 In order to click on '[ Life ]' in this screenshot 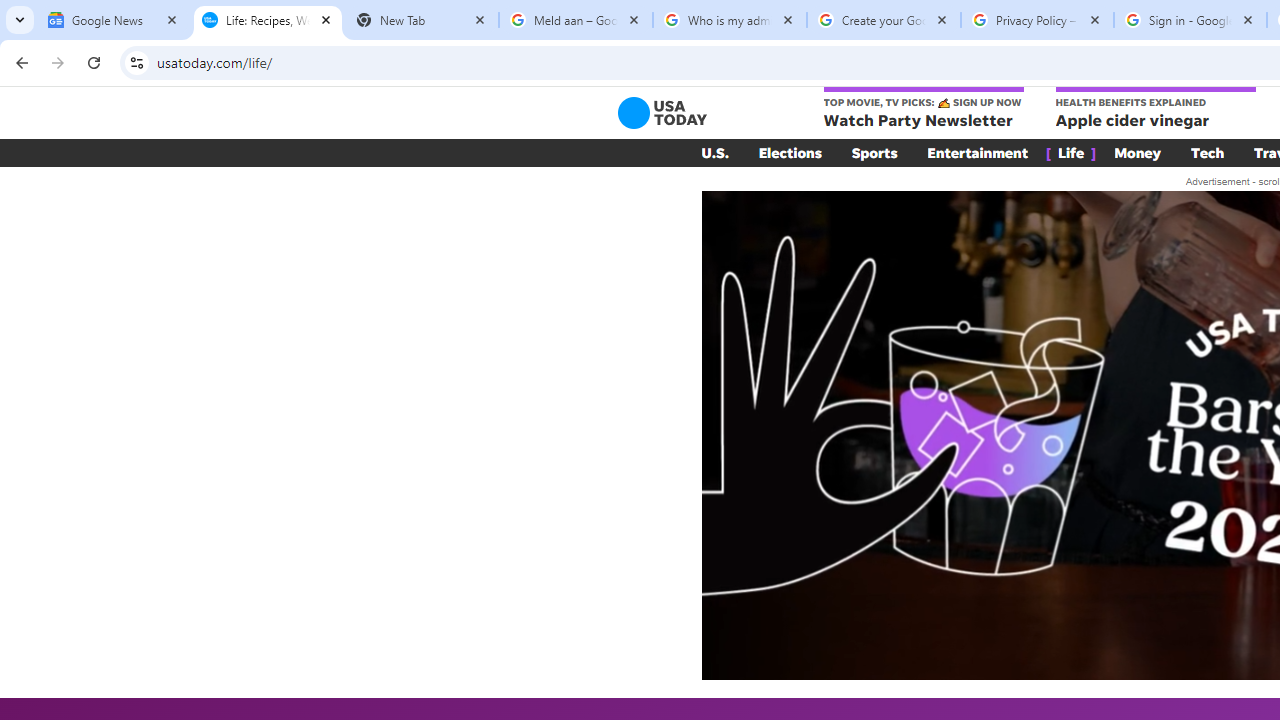, I will do `click(1070, 152)`.